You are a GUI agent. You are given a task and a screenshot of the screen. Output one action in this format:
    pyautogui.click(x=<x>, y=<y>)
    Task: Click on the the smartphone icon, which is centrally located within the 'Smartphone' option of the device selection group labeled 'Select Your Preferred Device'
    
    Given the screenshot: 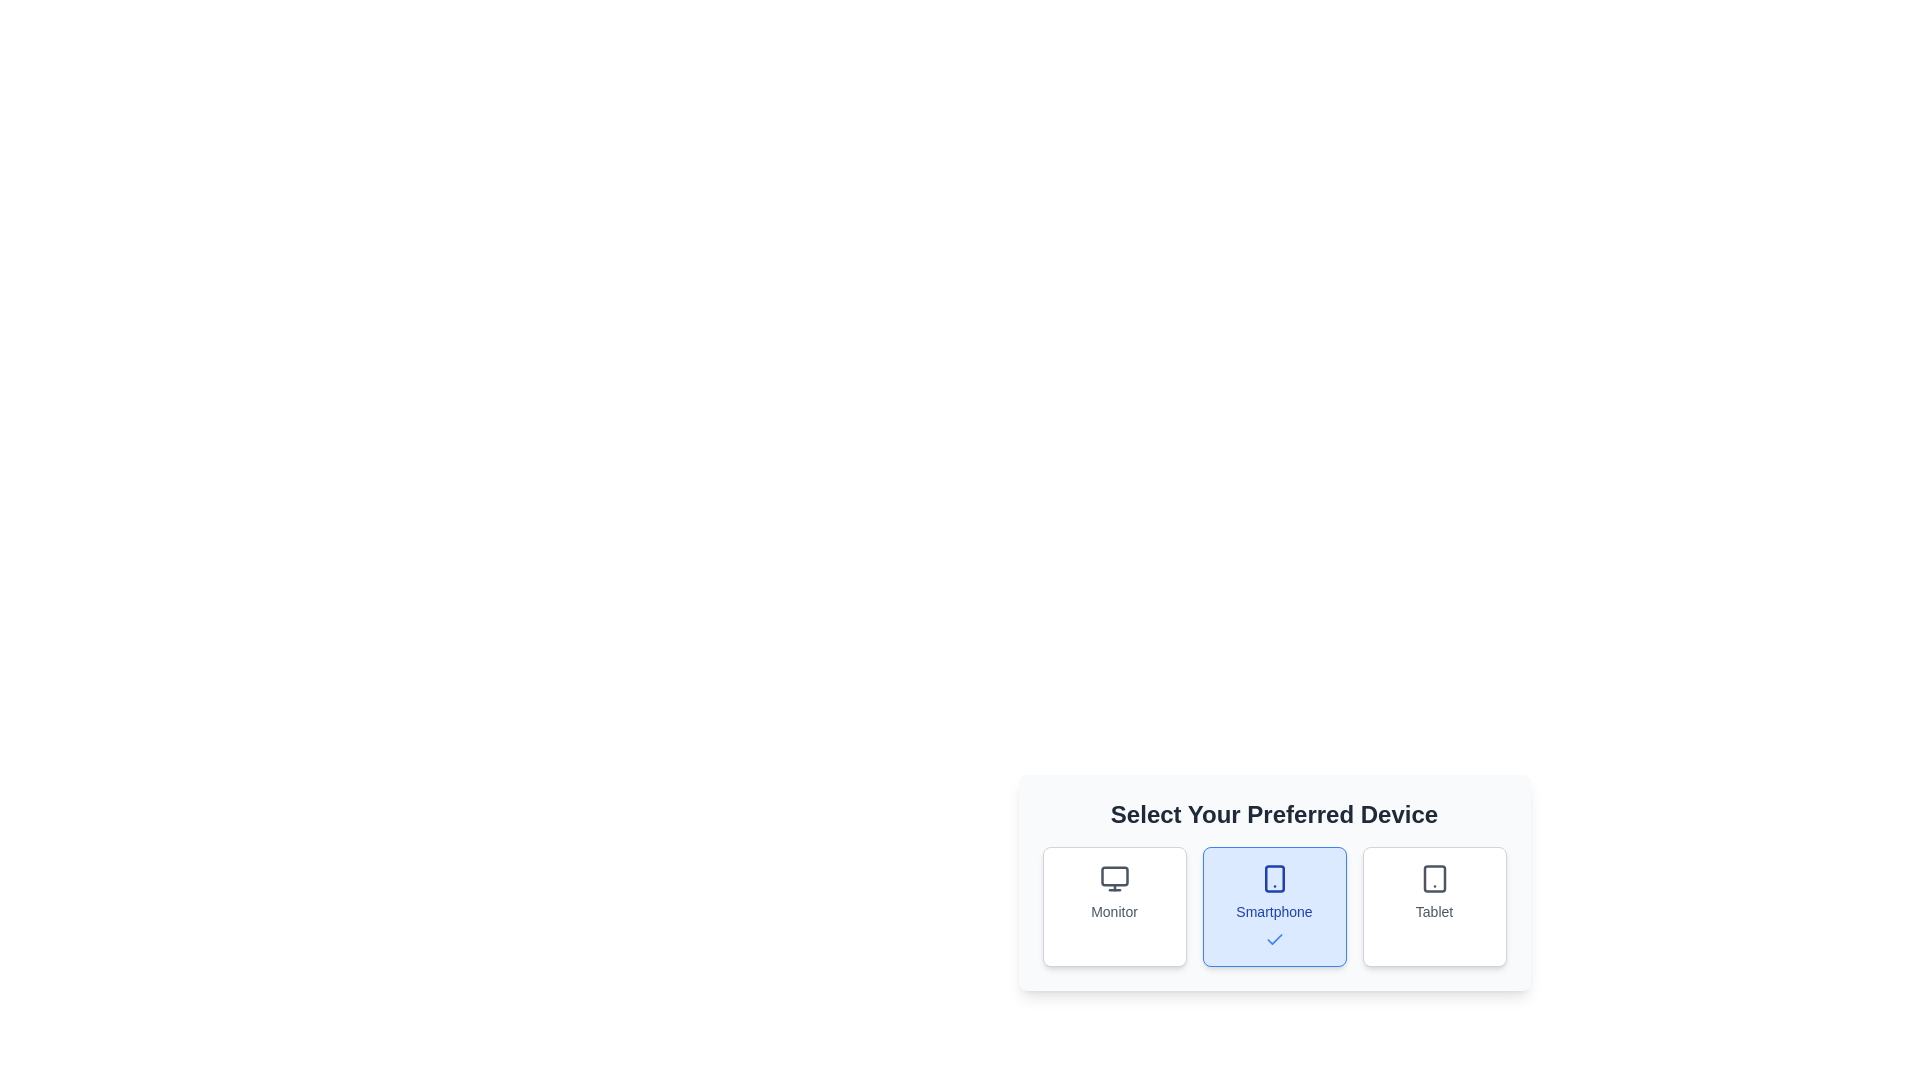 What is the action you would take?
    pyautogui.click(x=1273, y=878)
    